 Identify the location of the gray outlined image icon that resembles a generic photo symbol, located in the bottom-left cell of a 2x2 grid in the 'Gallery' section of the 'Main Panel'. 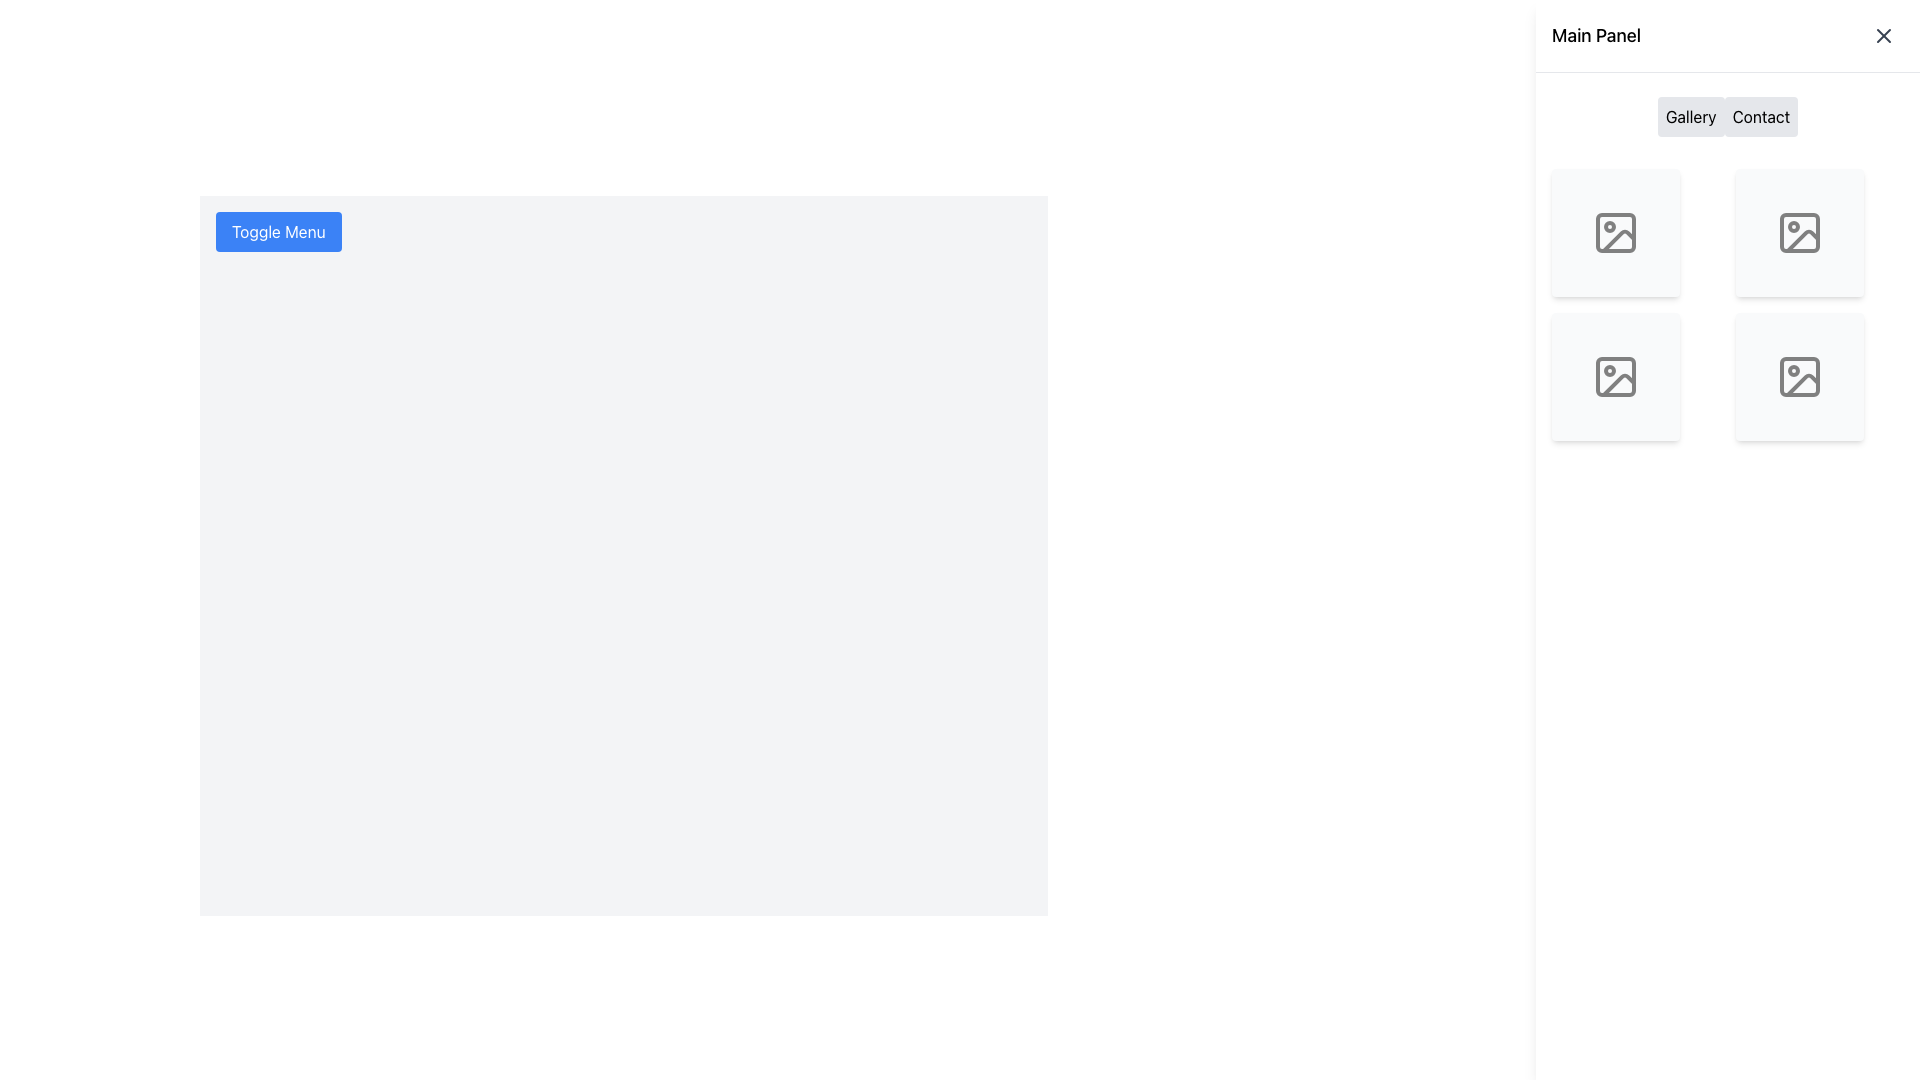
(1616, 377).